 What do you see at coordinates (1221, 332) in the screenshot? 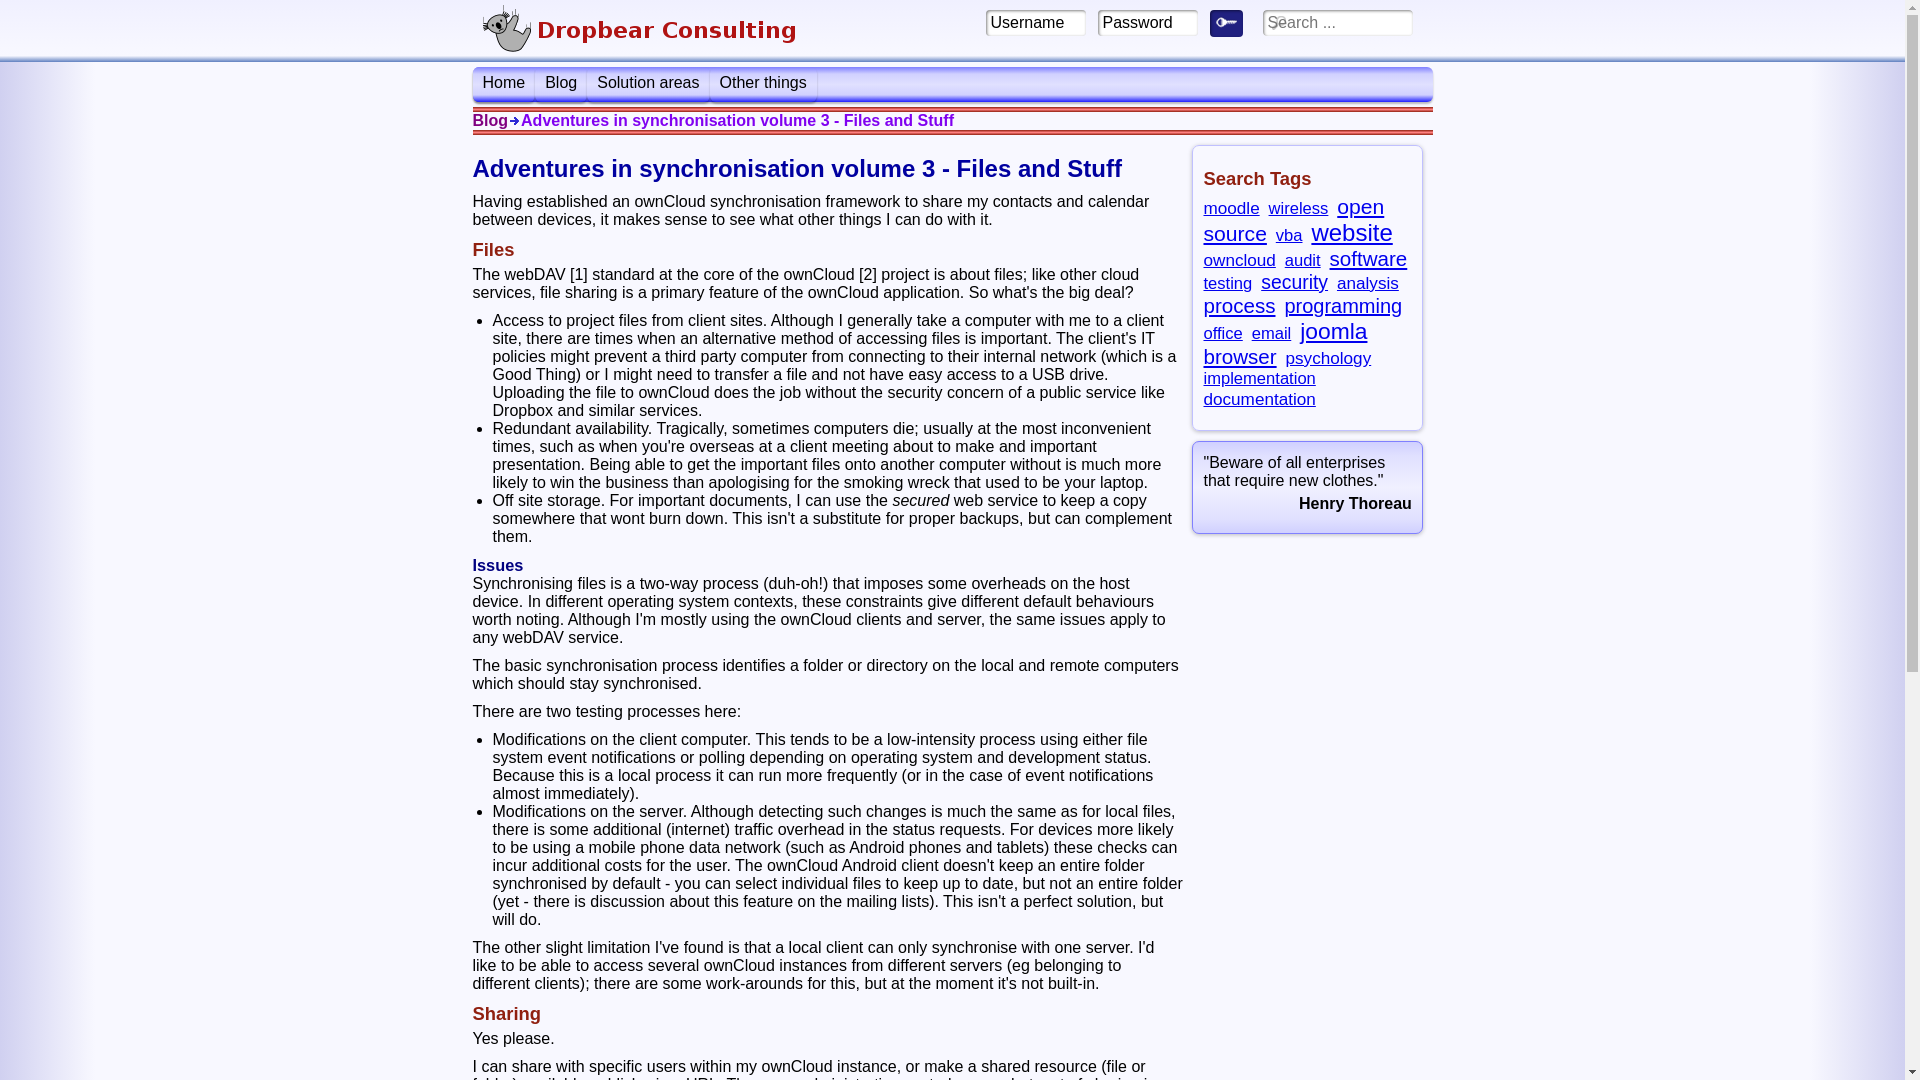
I see `'office'` at bounding box center [1221, 332].